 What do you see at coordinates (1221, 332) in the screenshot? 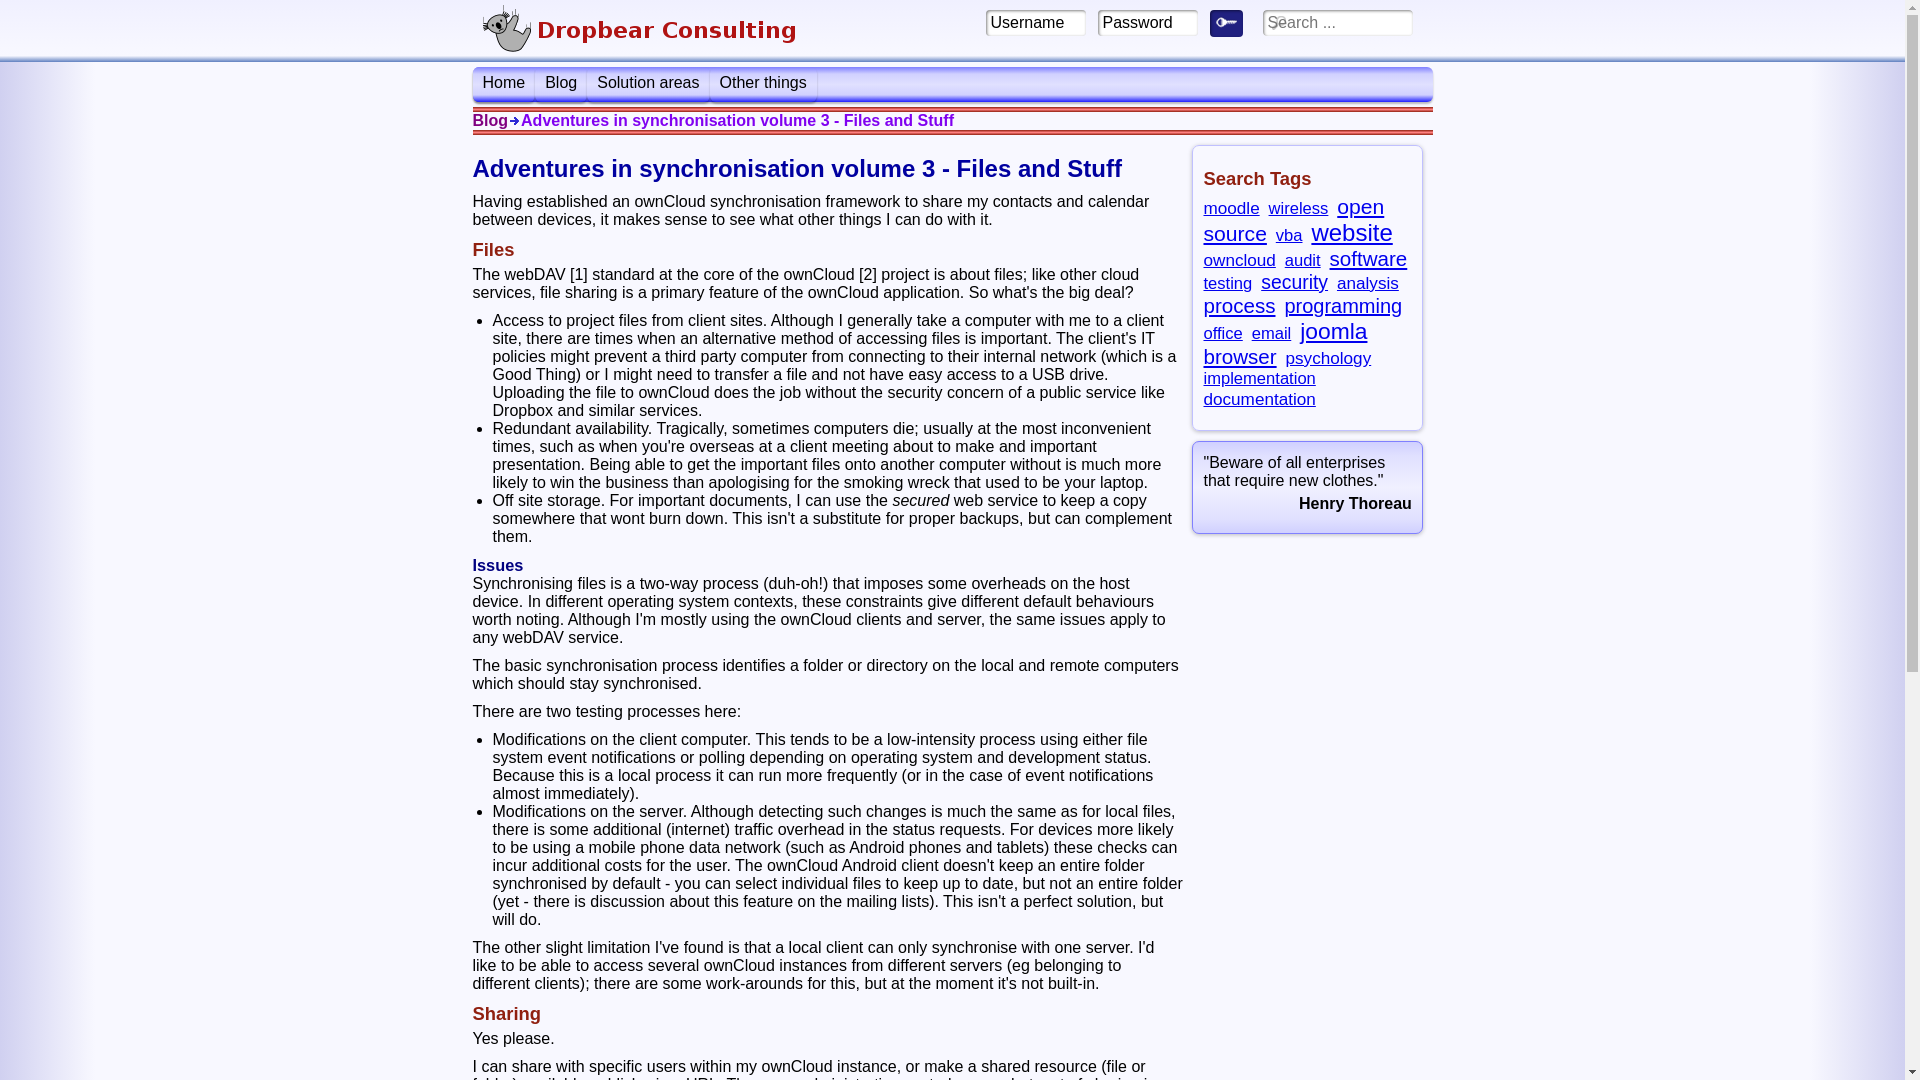
I see `'office'` at bounding box center [1221, 332].